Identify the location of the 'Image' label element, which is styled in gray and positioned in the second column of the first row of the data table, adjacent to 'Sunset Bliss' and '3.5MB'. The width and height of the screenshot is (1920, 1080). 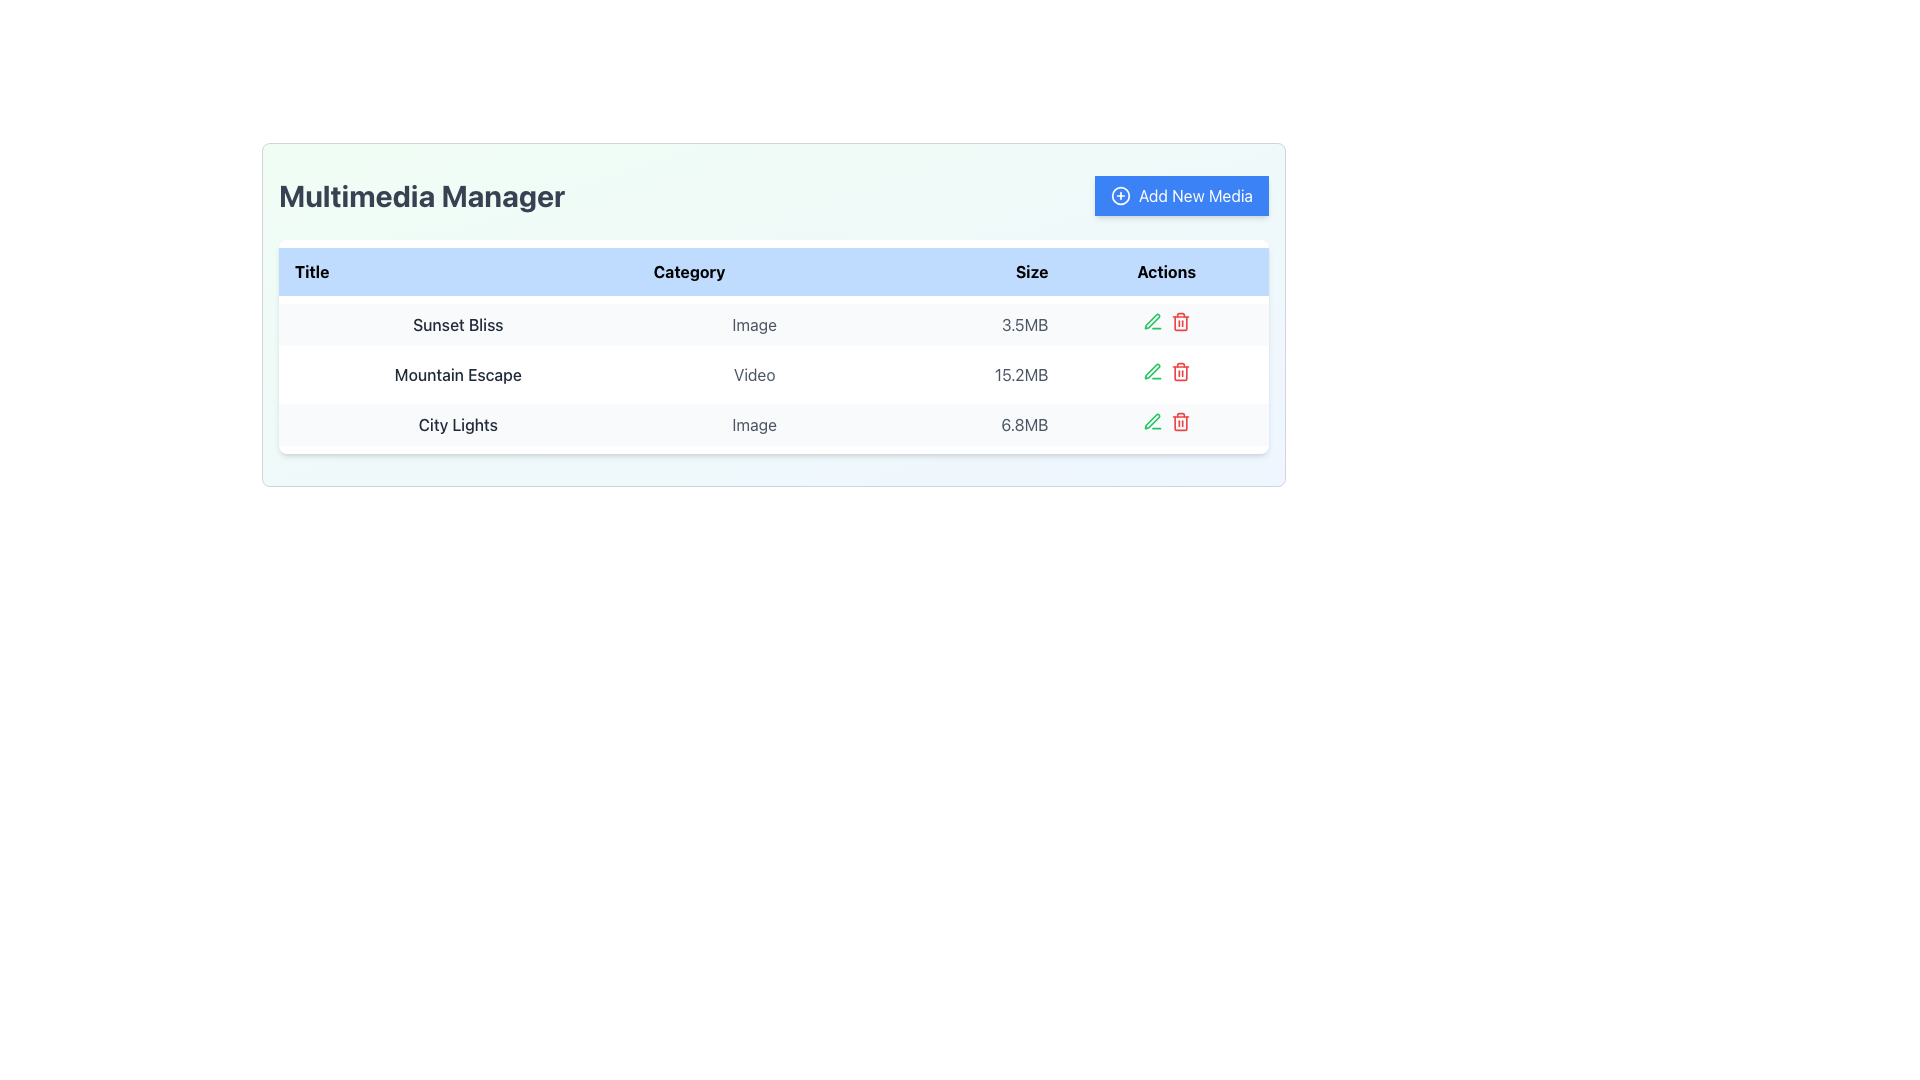
(753, 323).